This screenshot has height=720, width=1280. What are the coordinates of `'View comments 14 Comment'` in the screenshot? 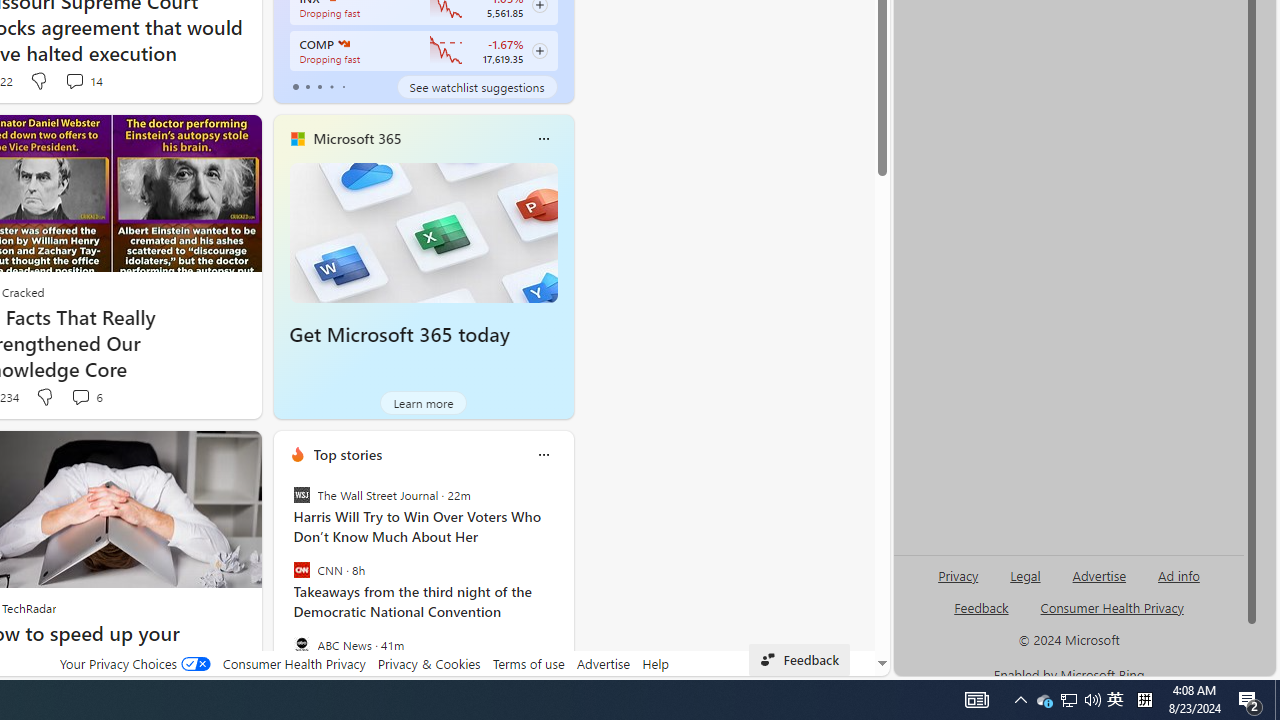 It's located at (82, 80).